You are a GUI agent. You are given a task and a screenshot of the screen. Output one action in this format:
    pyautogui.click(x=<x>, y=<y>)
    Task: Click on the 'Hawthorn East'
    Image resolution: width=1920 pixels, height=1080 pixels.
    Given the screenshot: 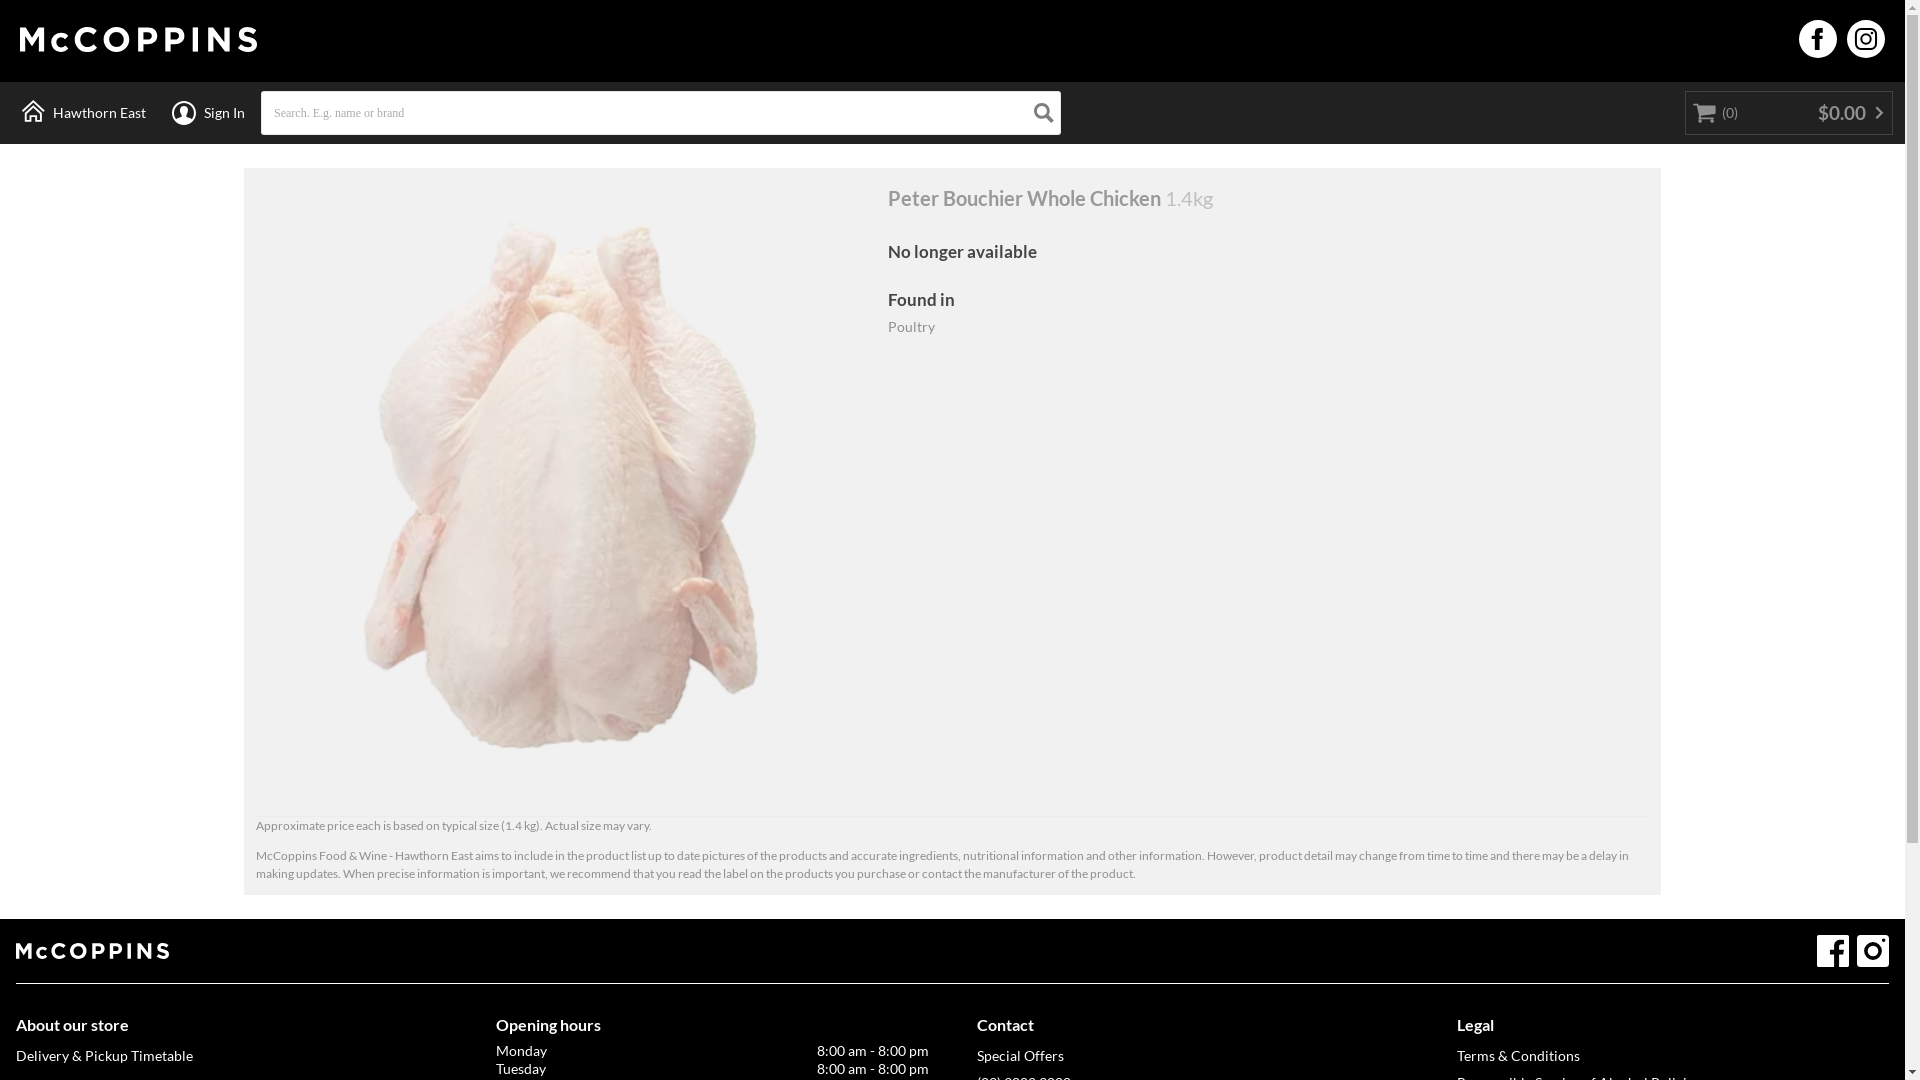 What is the action you would take?
    pyautogui.click(x=82, y=112)
    